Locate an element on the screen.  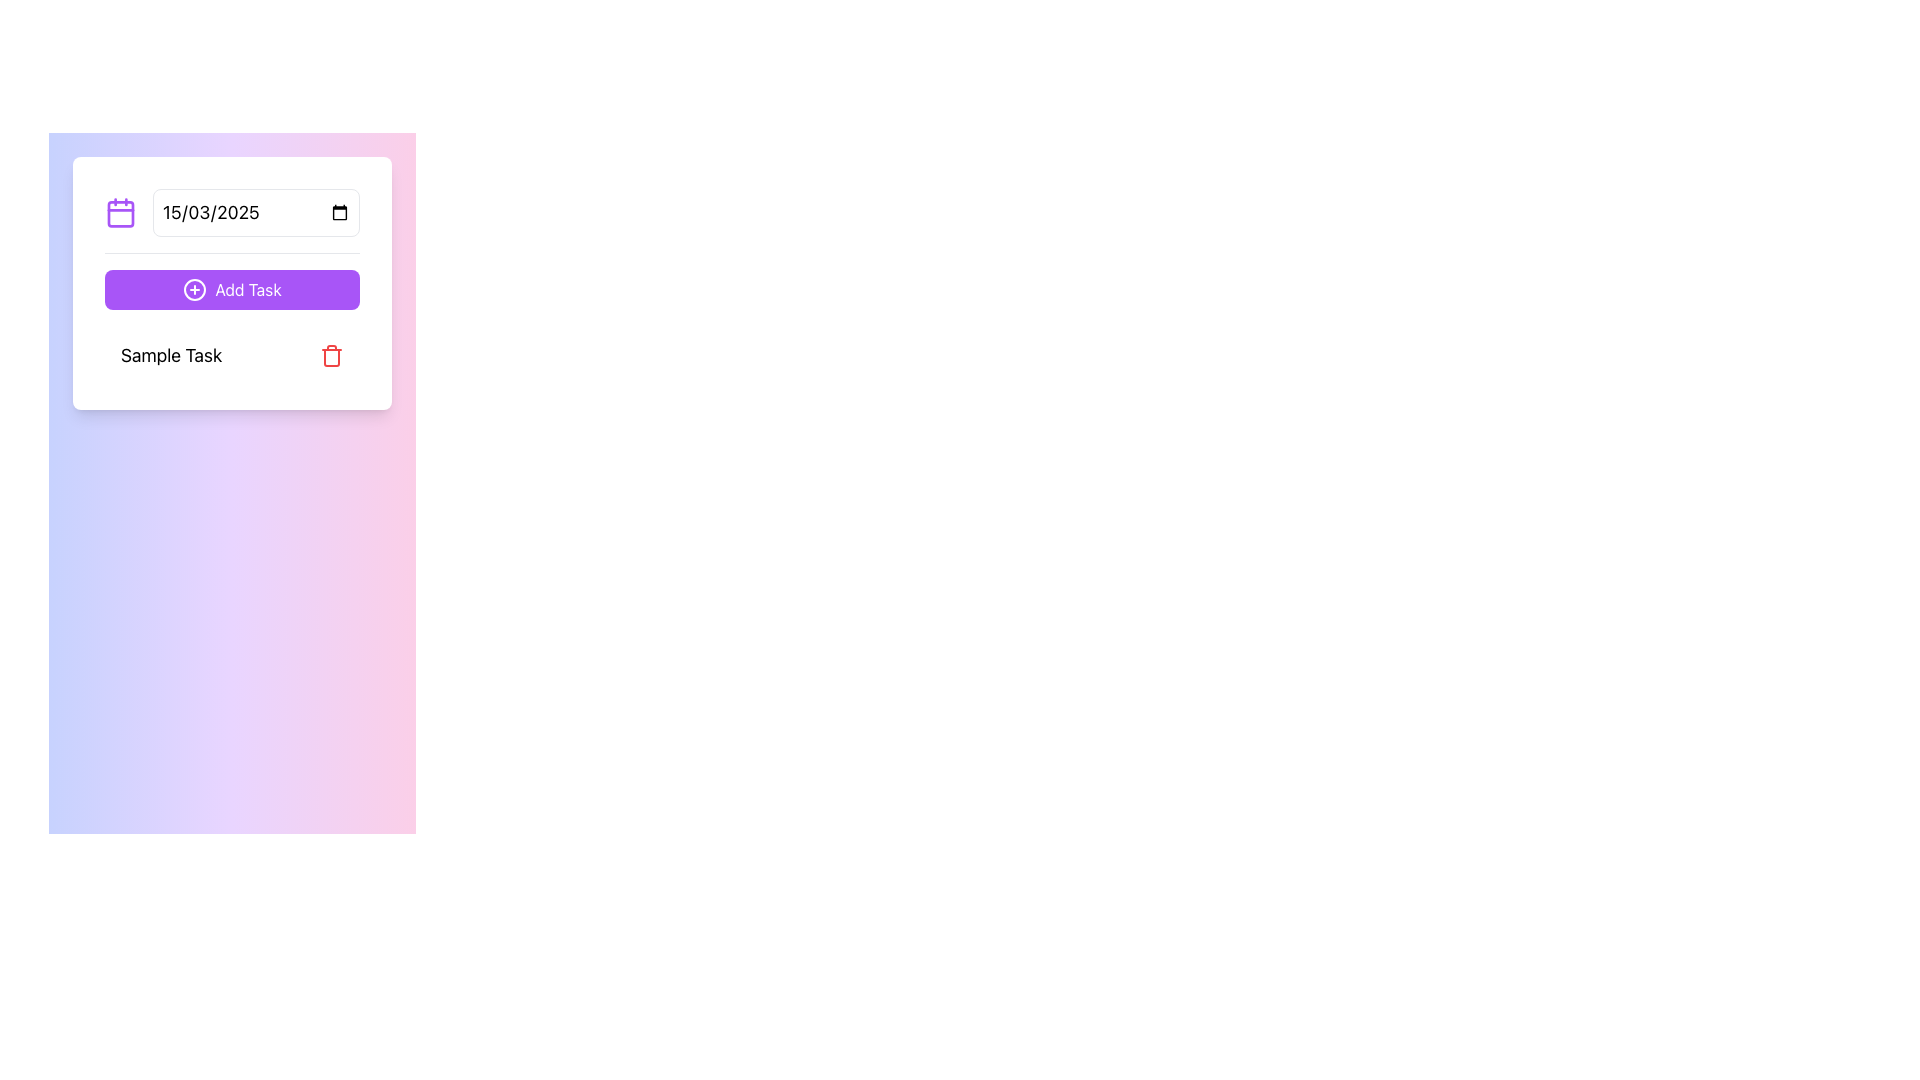
the circular '+' icon styled in purple, which is the first visual element inside the 'Add Task' button is located at coordinates (195, 289).